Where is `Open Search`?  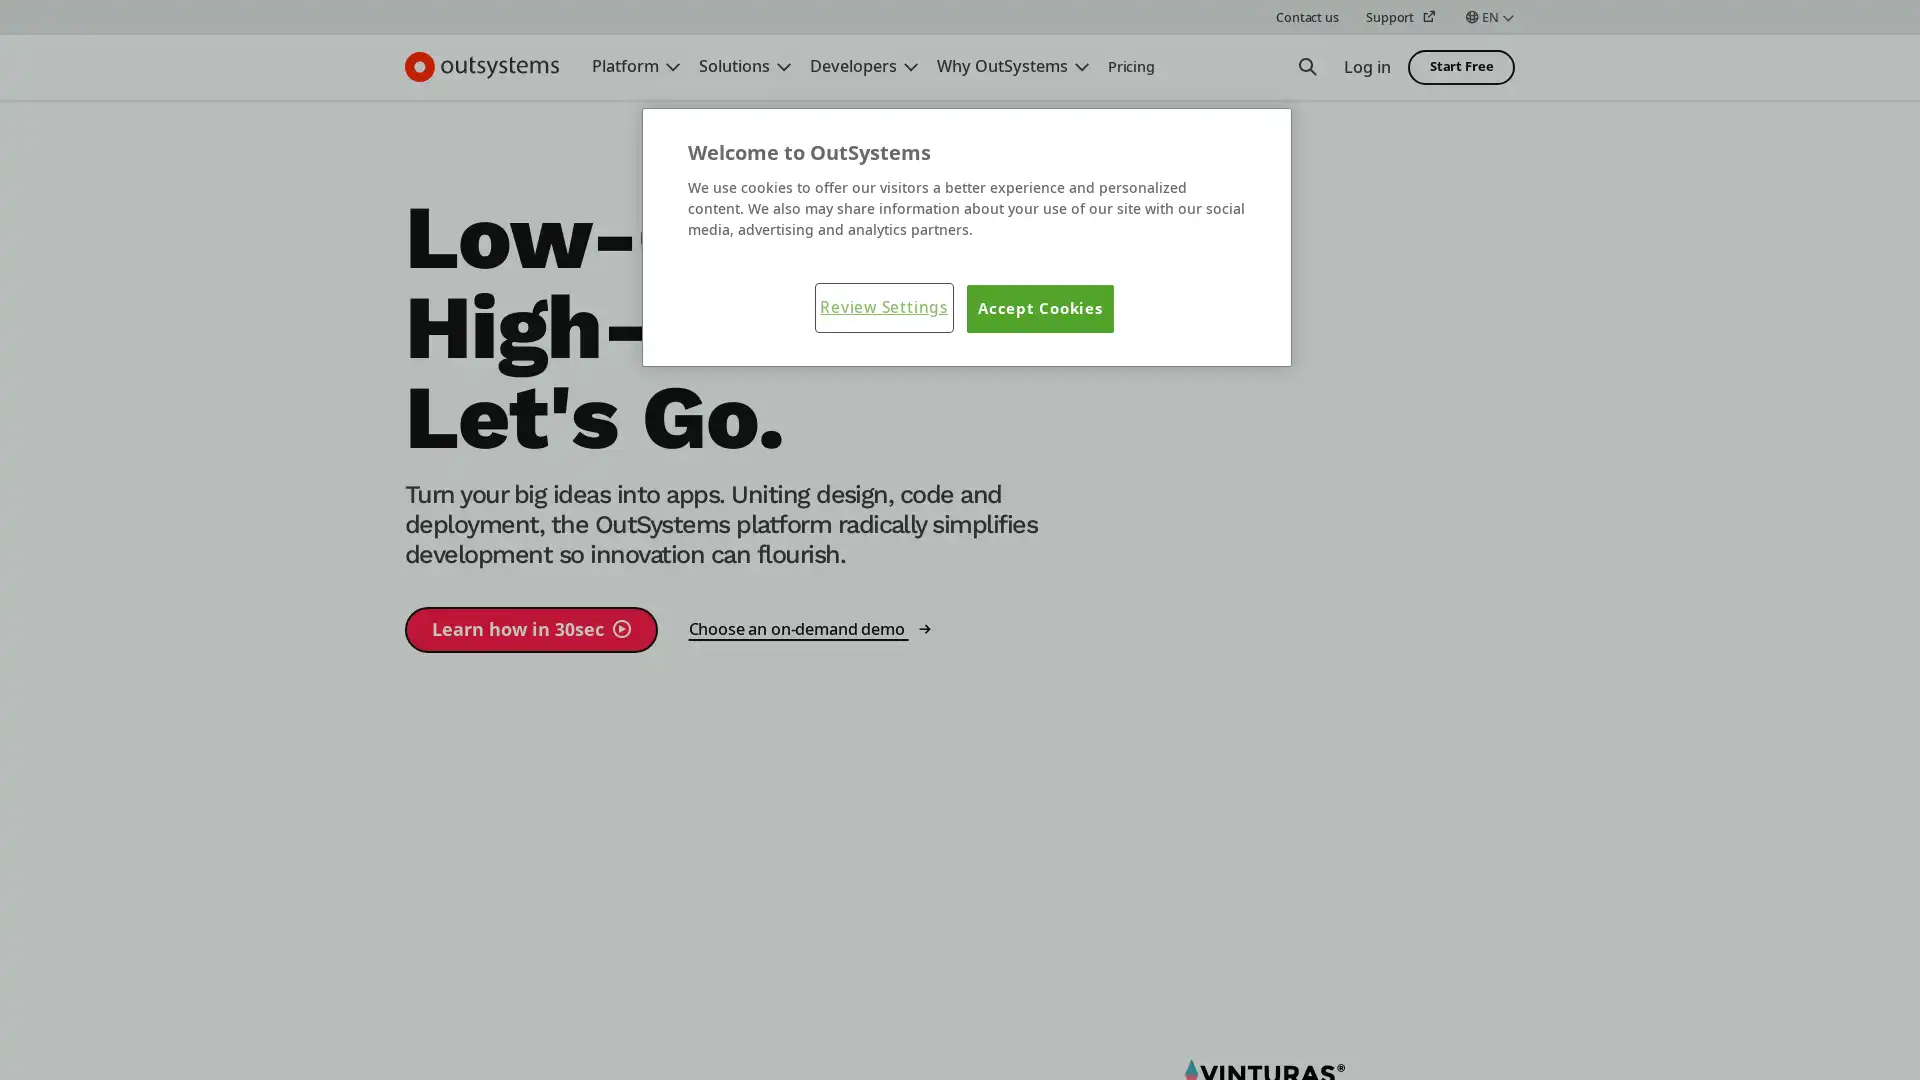 Open Search is located at coordinates (1307, 65).